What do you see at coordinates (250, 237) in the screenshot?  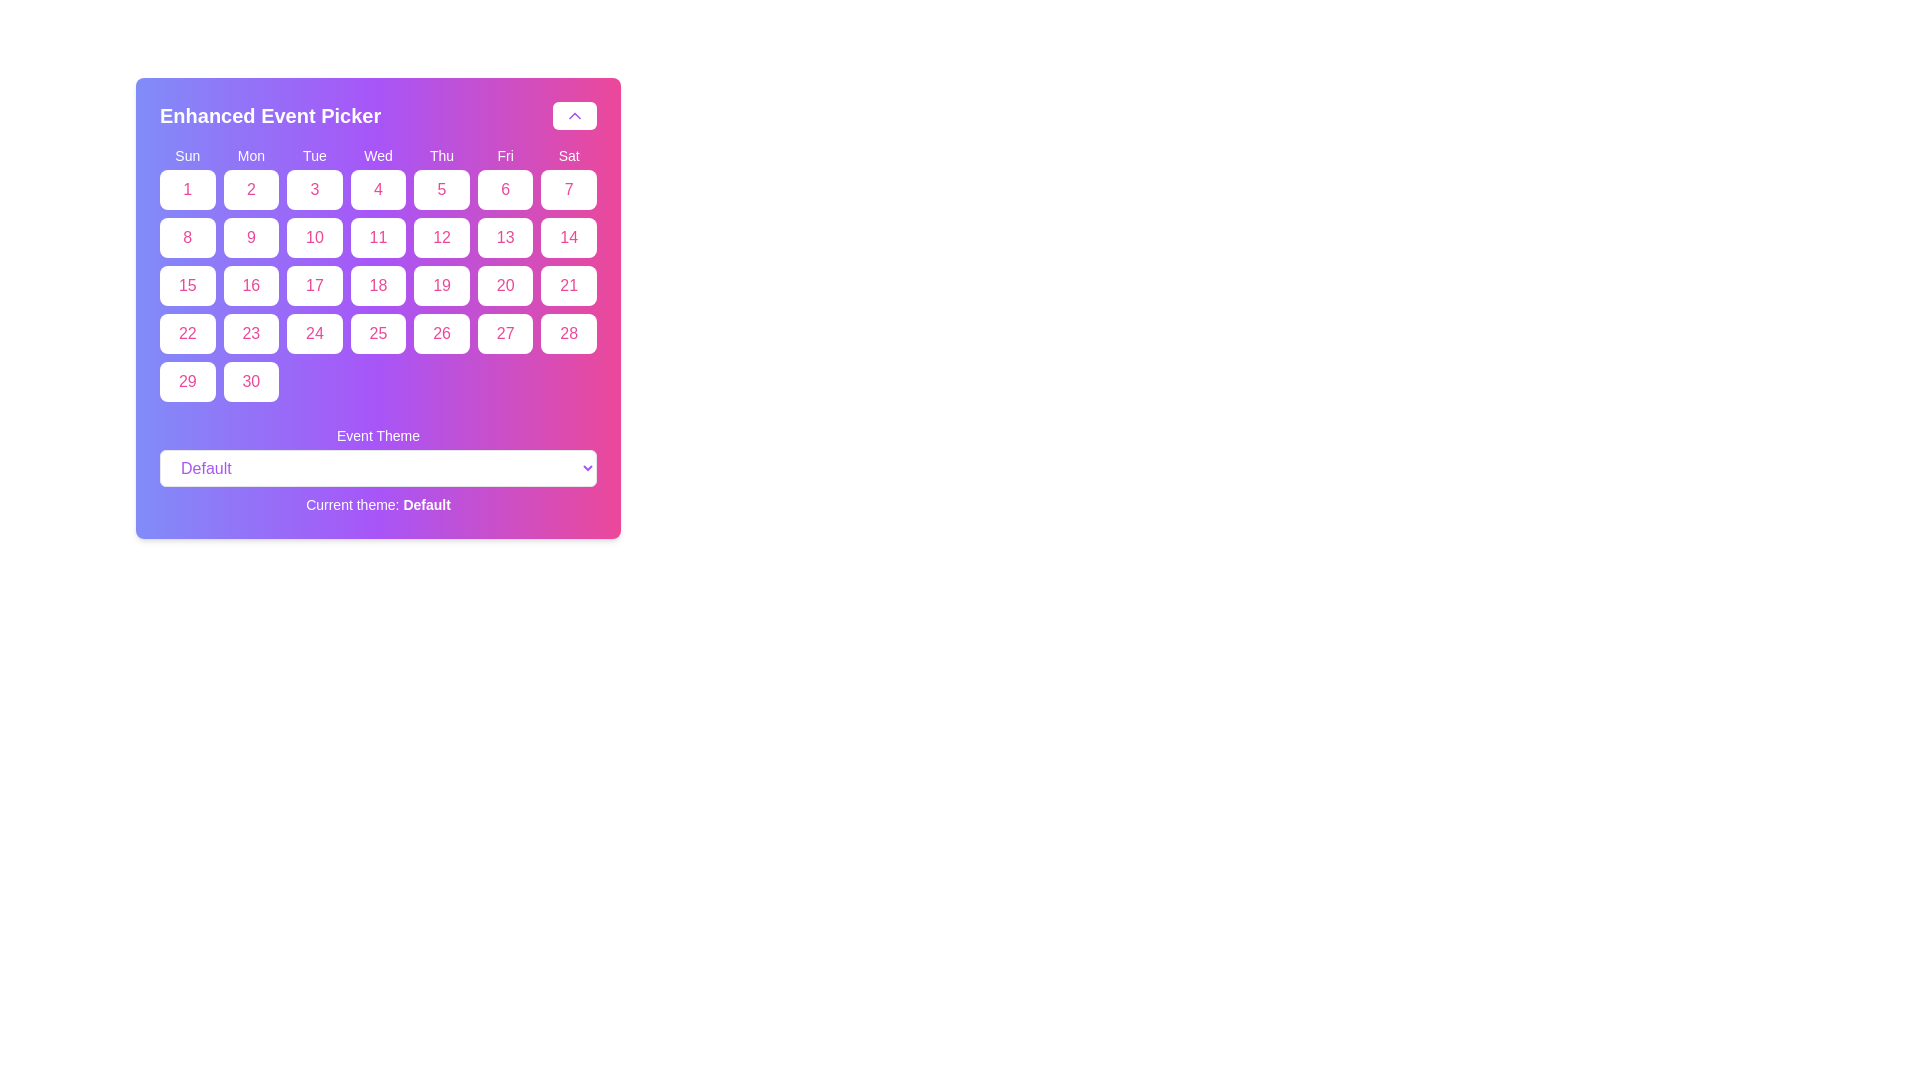 I see `the button representing the selectable date of the 9th in the calendar widget located in the second row, fifth column of the grid` at bounding box center [250, 237].